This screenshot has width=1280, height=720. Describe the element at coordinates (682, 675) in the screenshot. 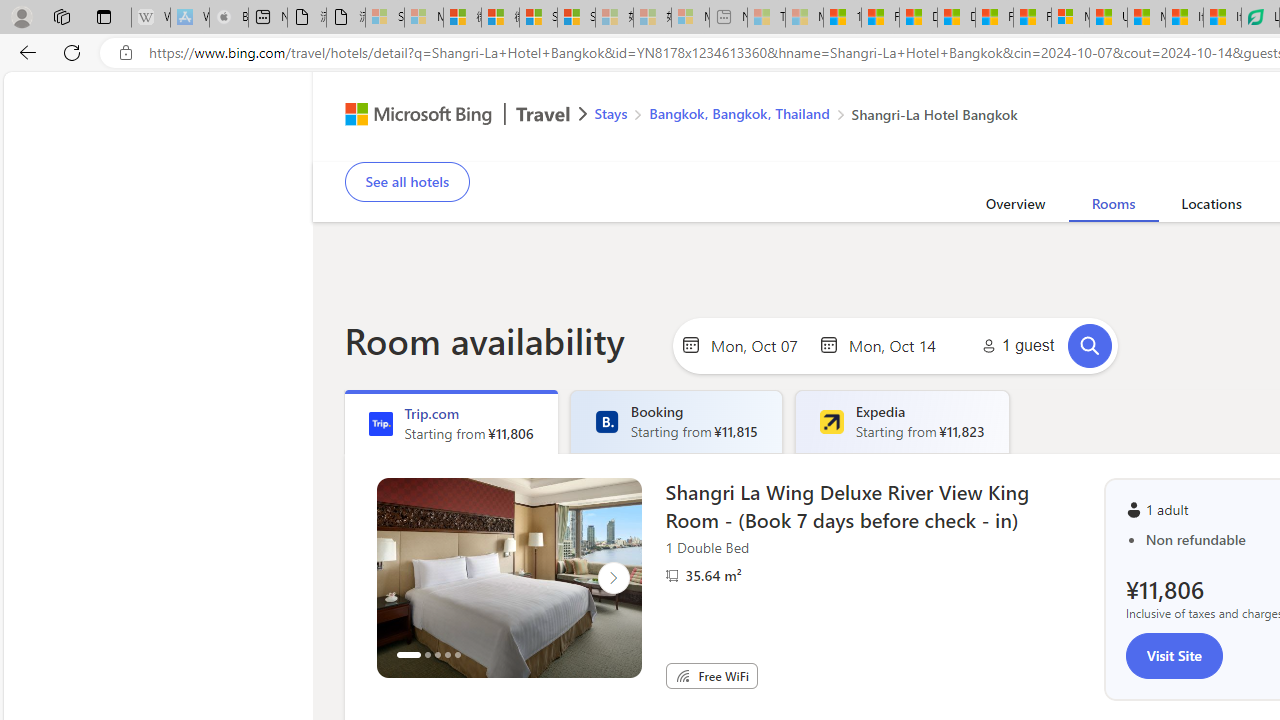

I see `'Free WiFi'` at that location.